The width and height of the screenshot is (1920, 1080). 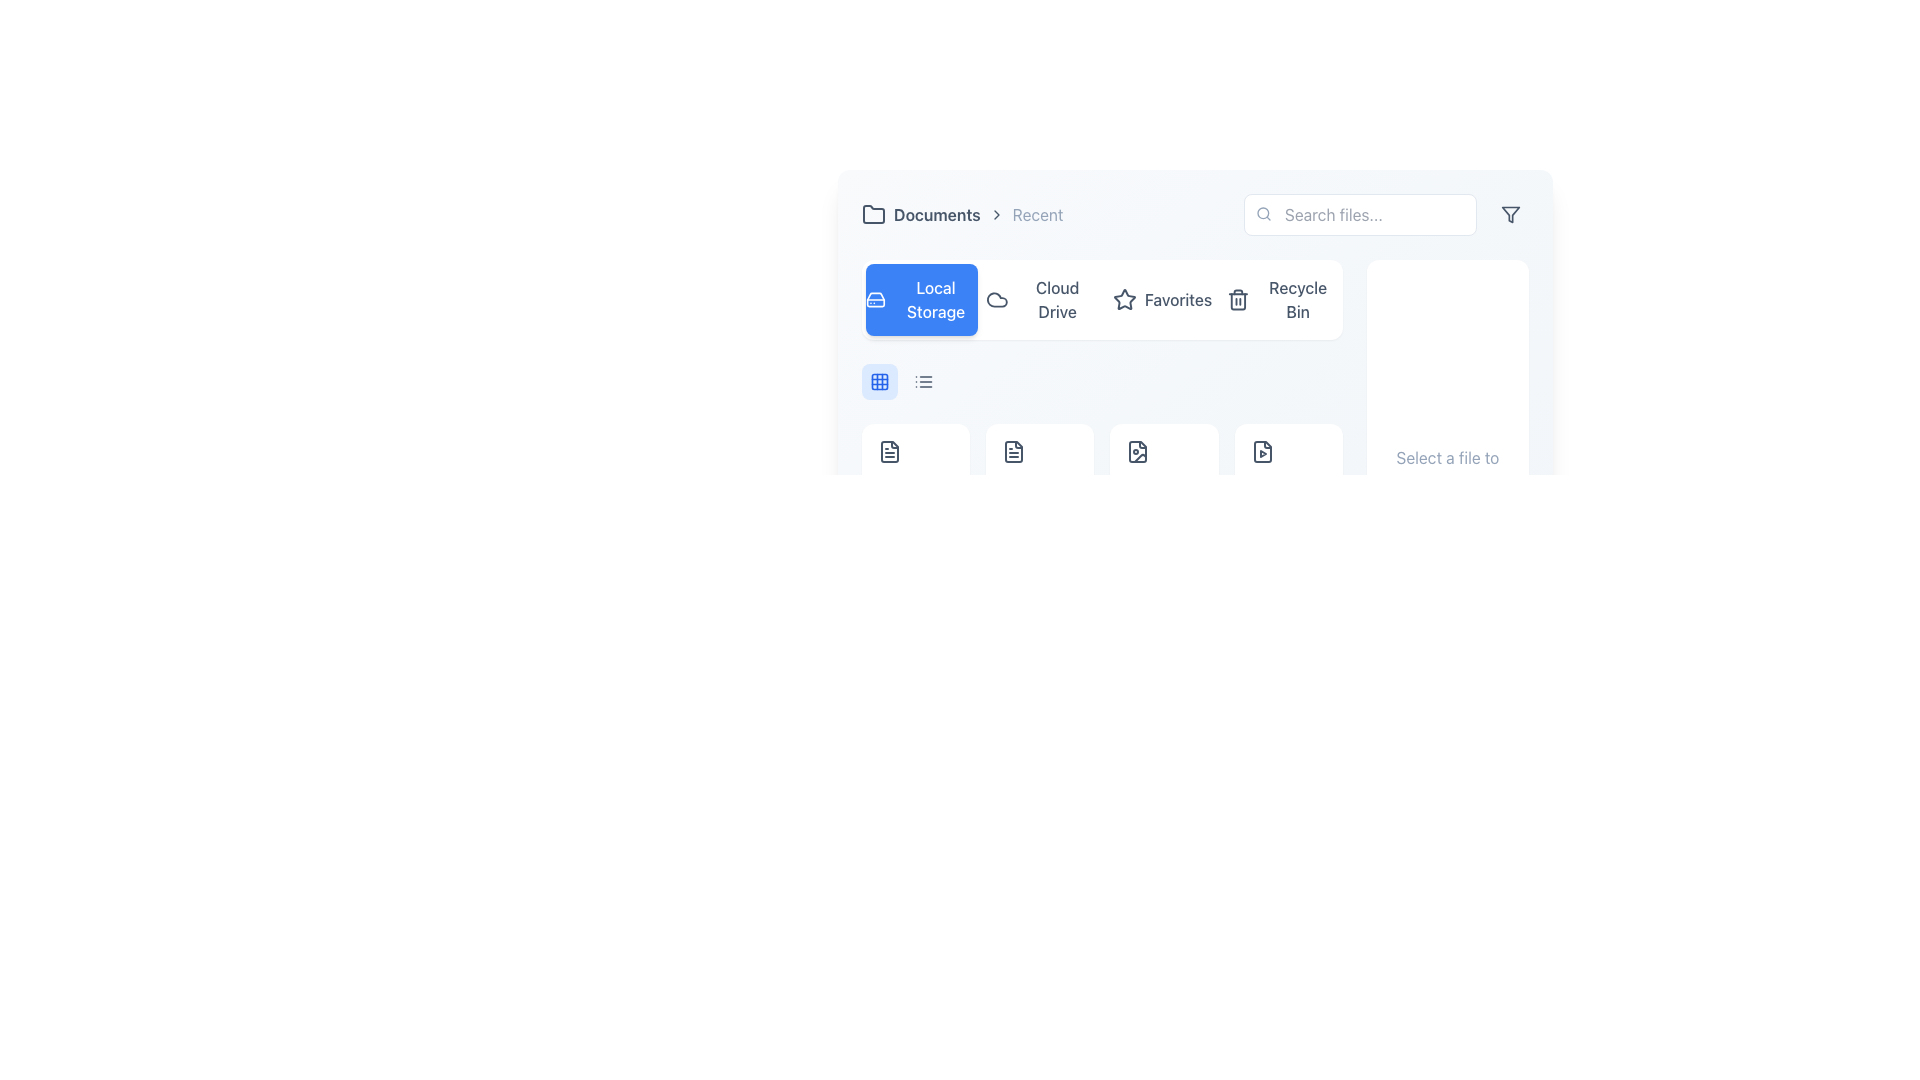 I want to click on the small magnifying glass icon styled as a search symbol located on the left side of the input field in the upper-right portion of the interface, so click(x=1262, y=213).